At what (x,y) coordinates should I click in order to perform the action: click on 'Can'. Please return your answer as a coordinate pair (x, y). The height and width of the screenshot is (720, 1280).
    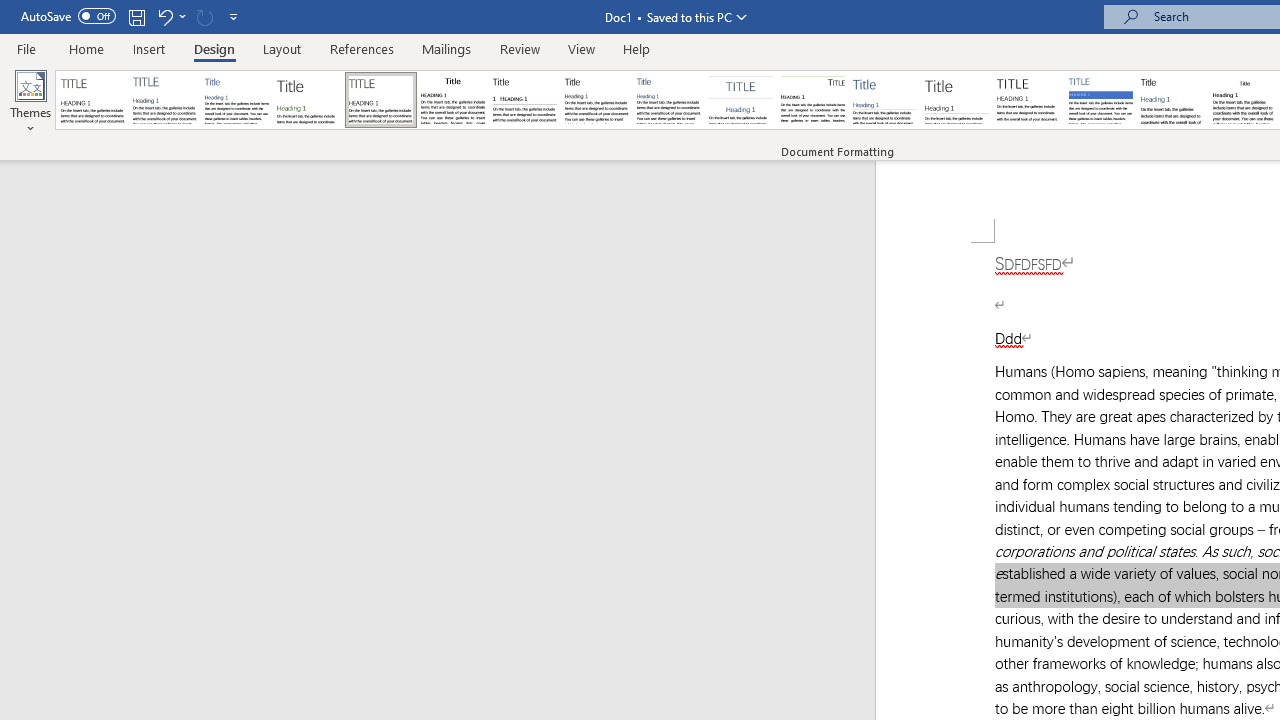
    Looking at the image, I should click on (204, 16).